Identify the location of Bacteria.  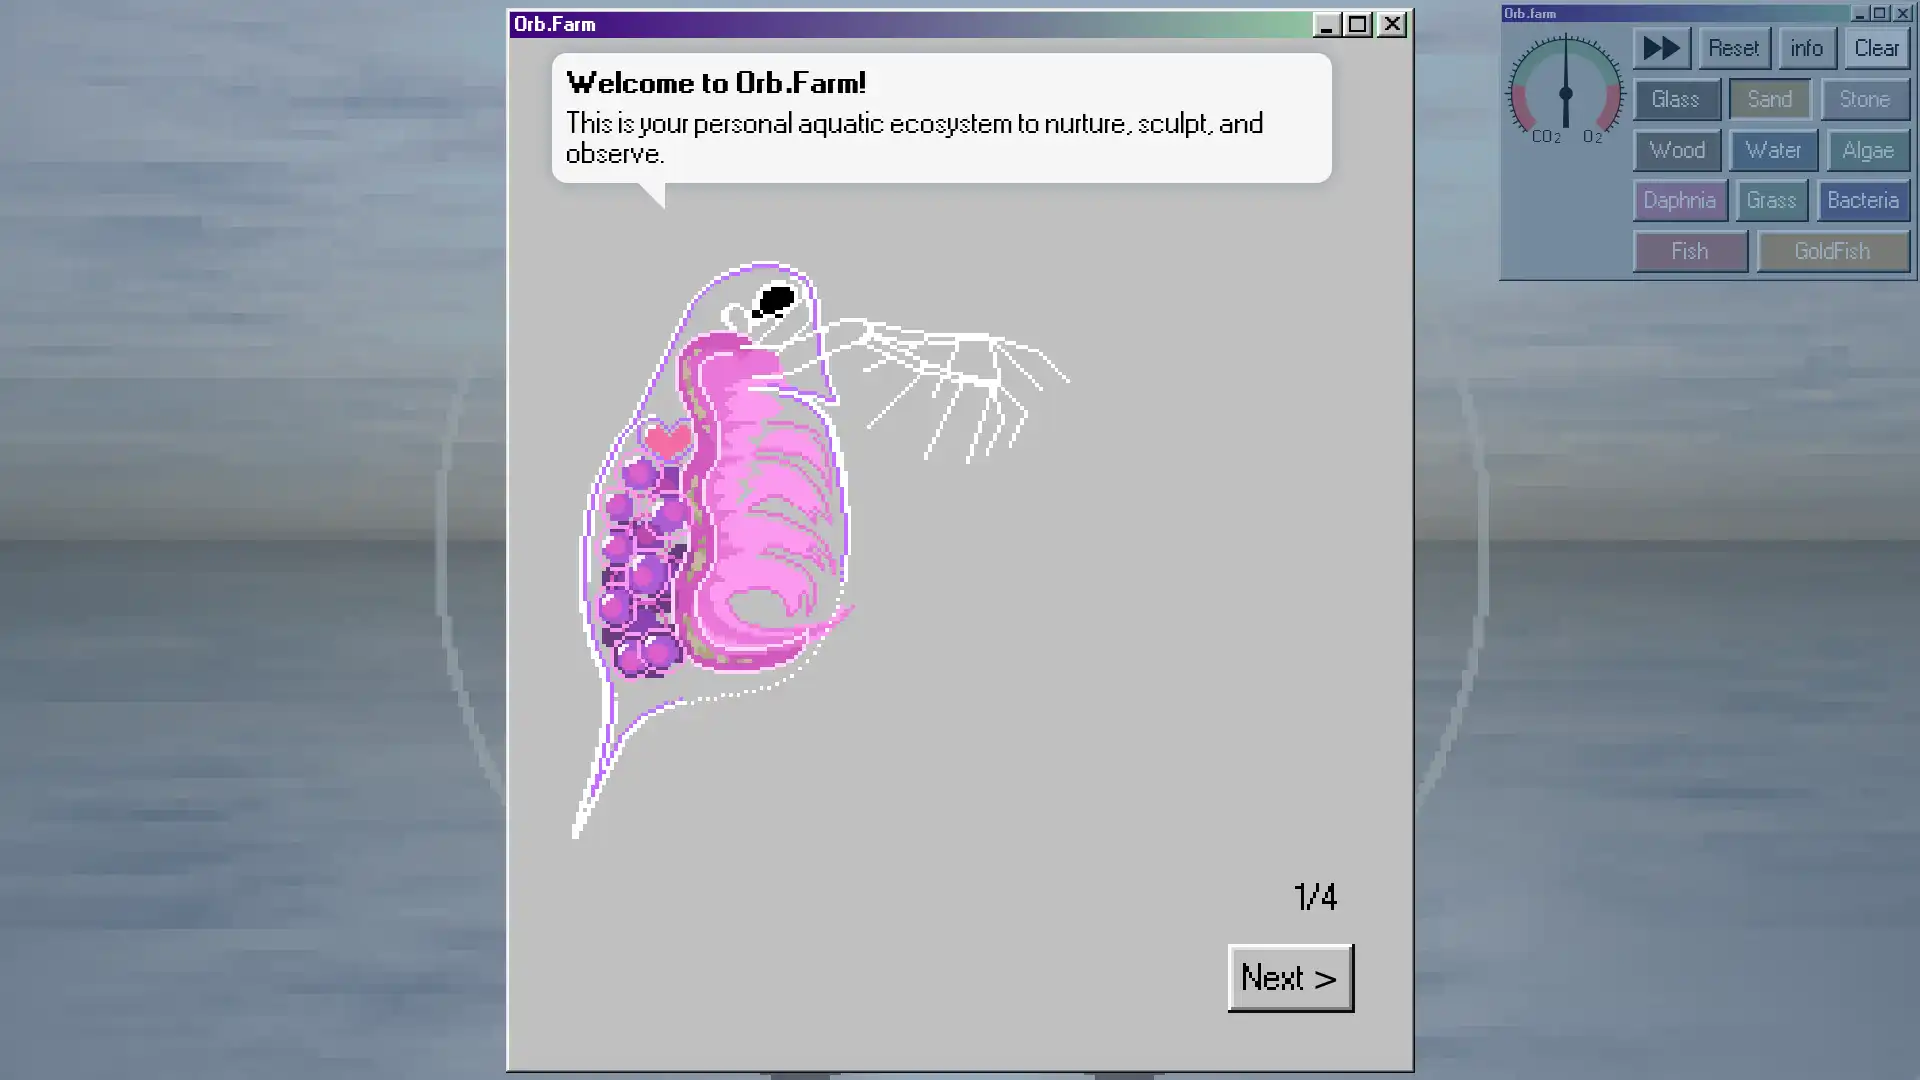
(993, 106).